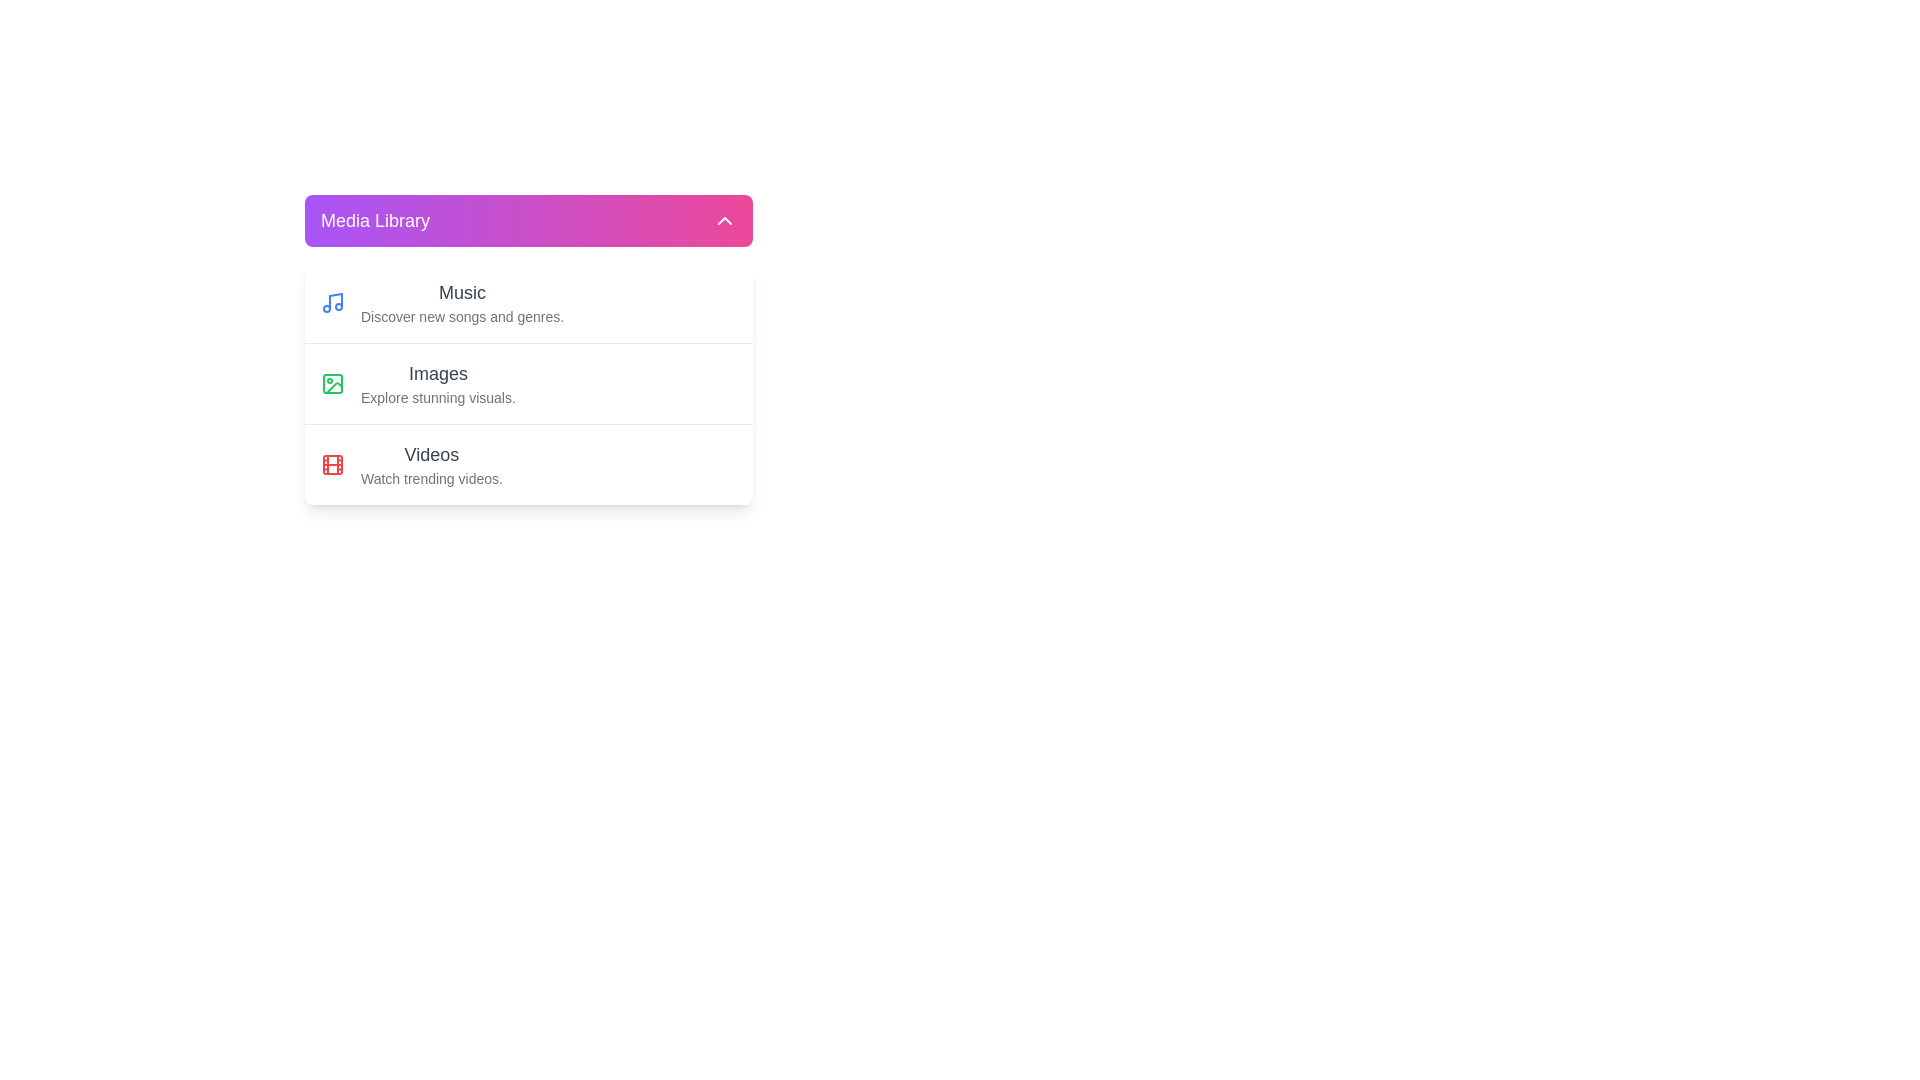 This screenshot has height=1080, width=1920. Describe the element at coordinates (332, 384) in the screenshot. I see `the 'Images' icon in the 'Media Library' section, which is the first icon in the second row, located to the left of the text 'Images'` at that location.